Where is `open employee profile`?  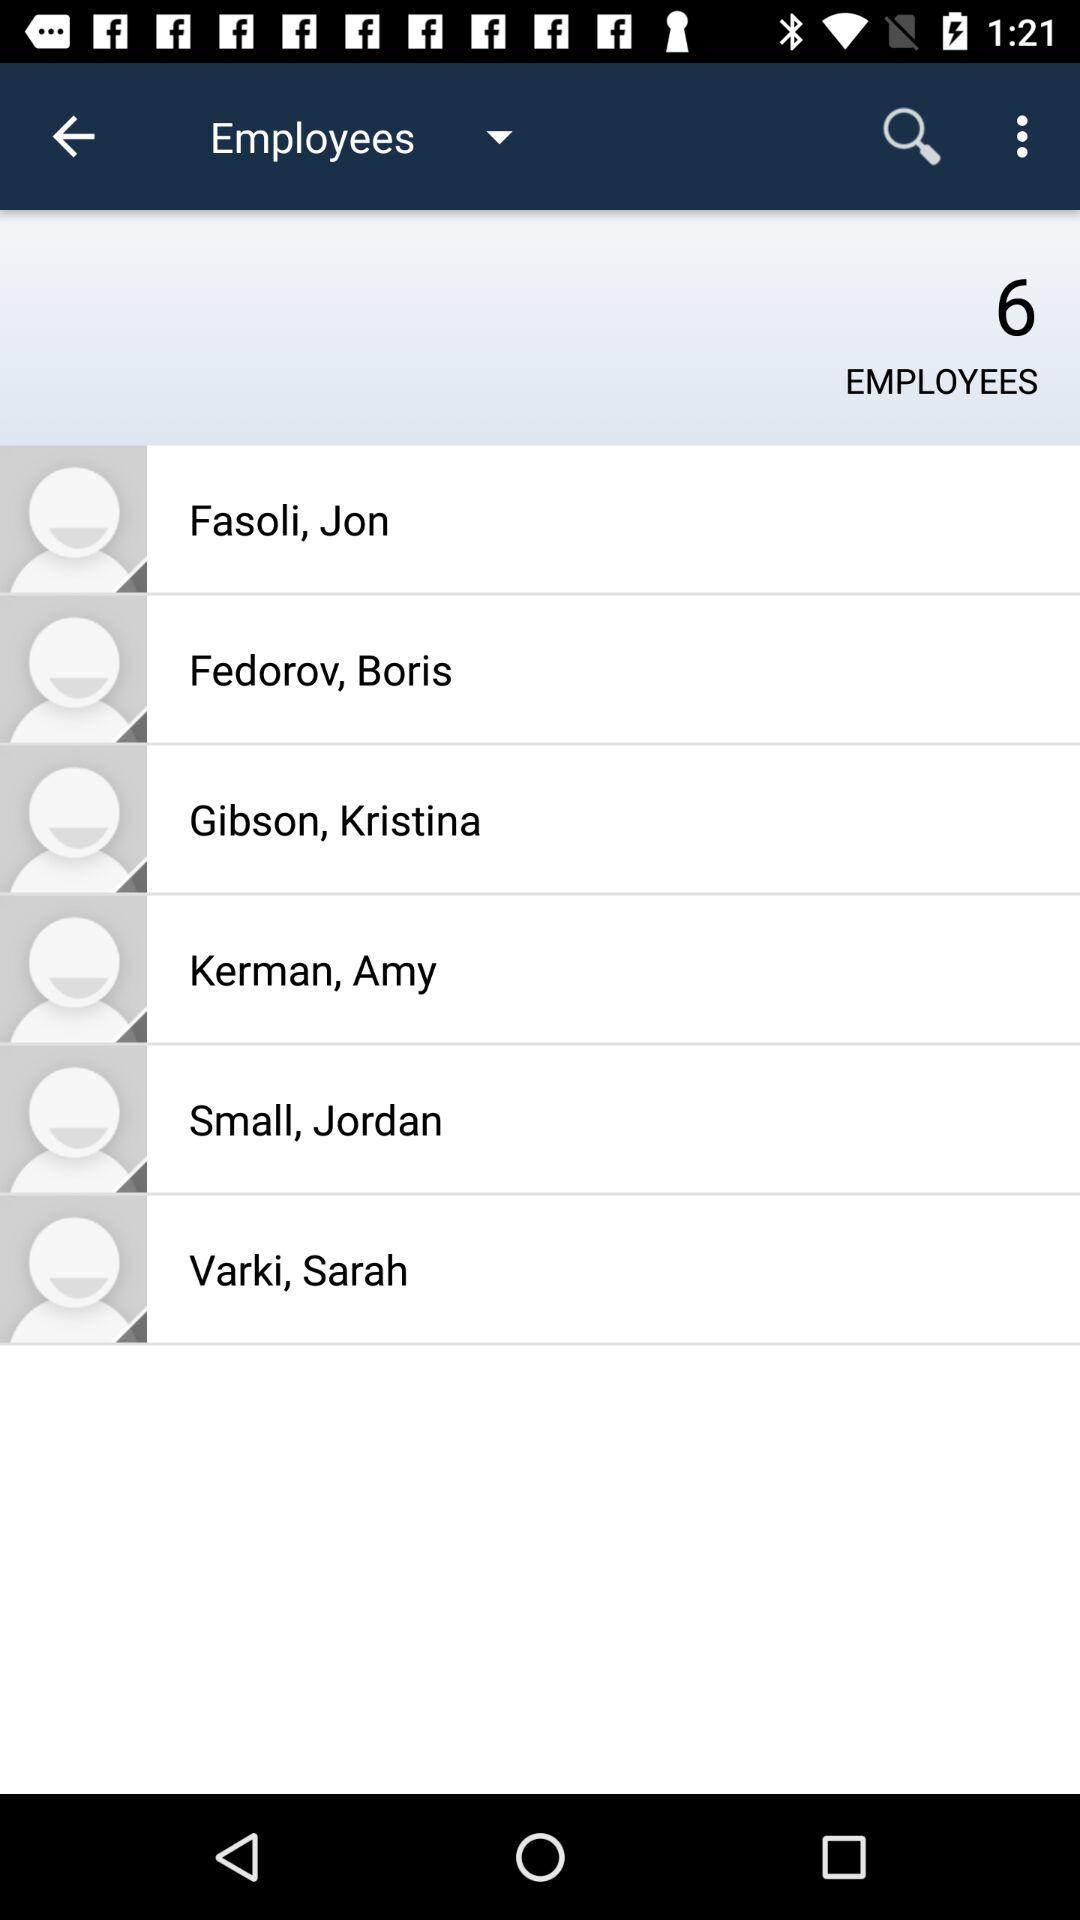 open employee profile is located at coordinates (72, 969).